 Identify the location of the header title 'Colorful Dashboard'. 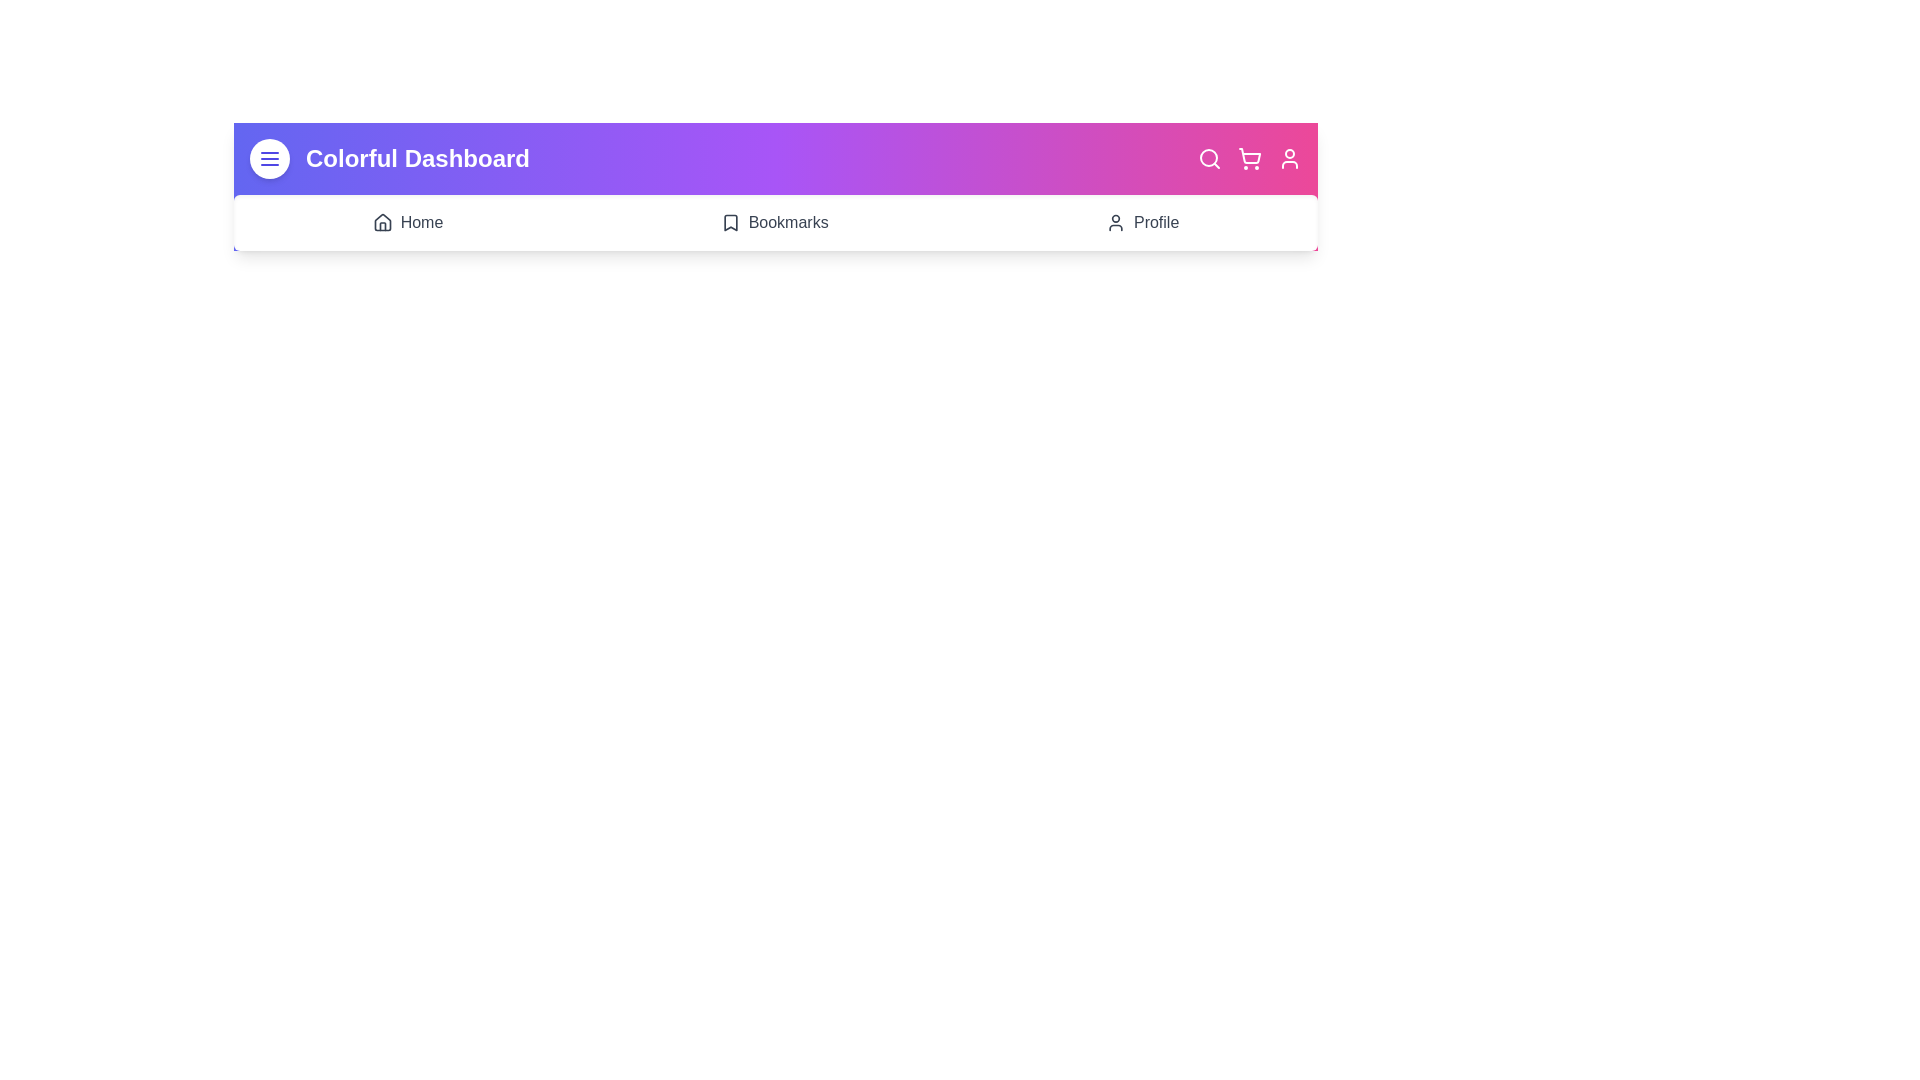
(416, 157).